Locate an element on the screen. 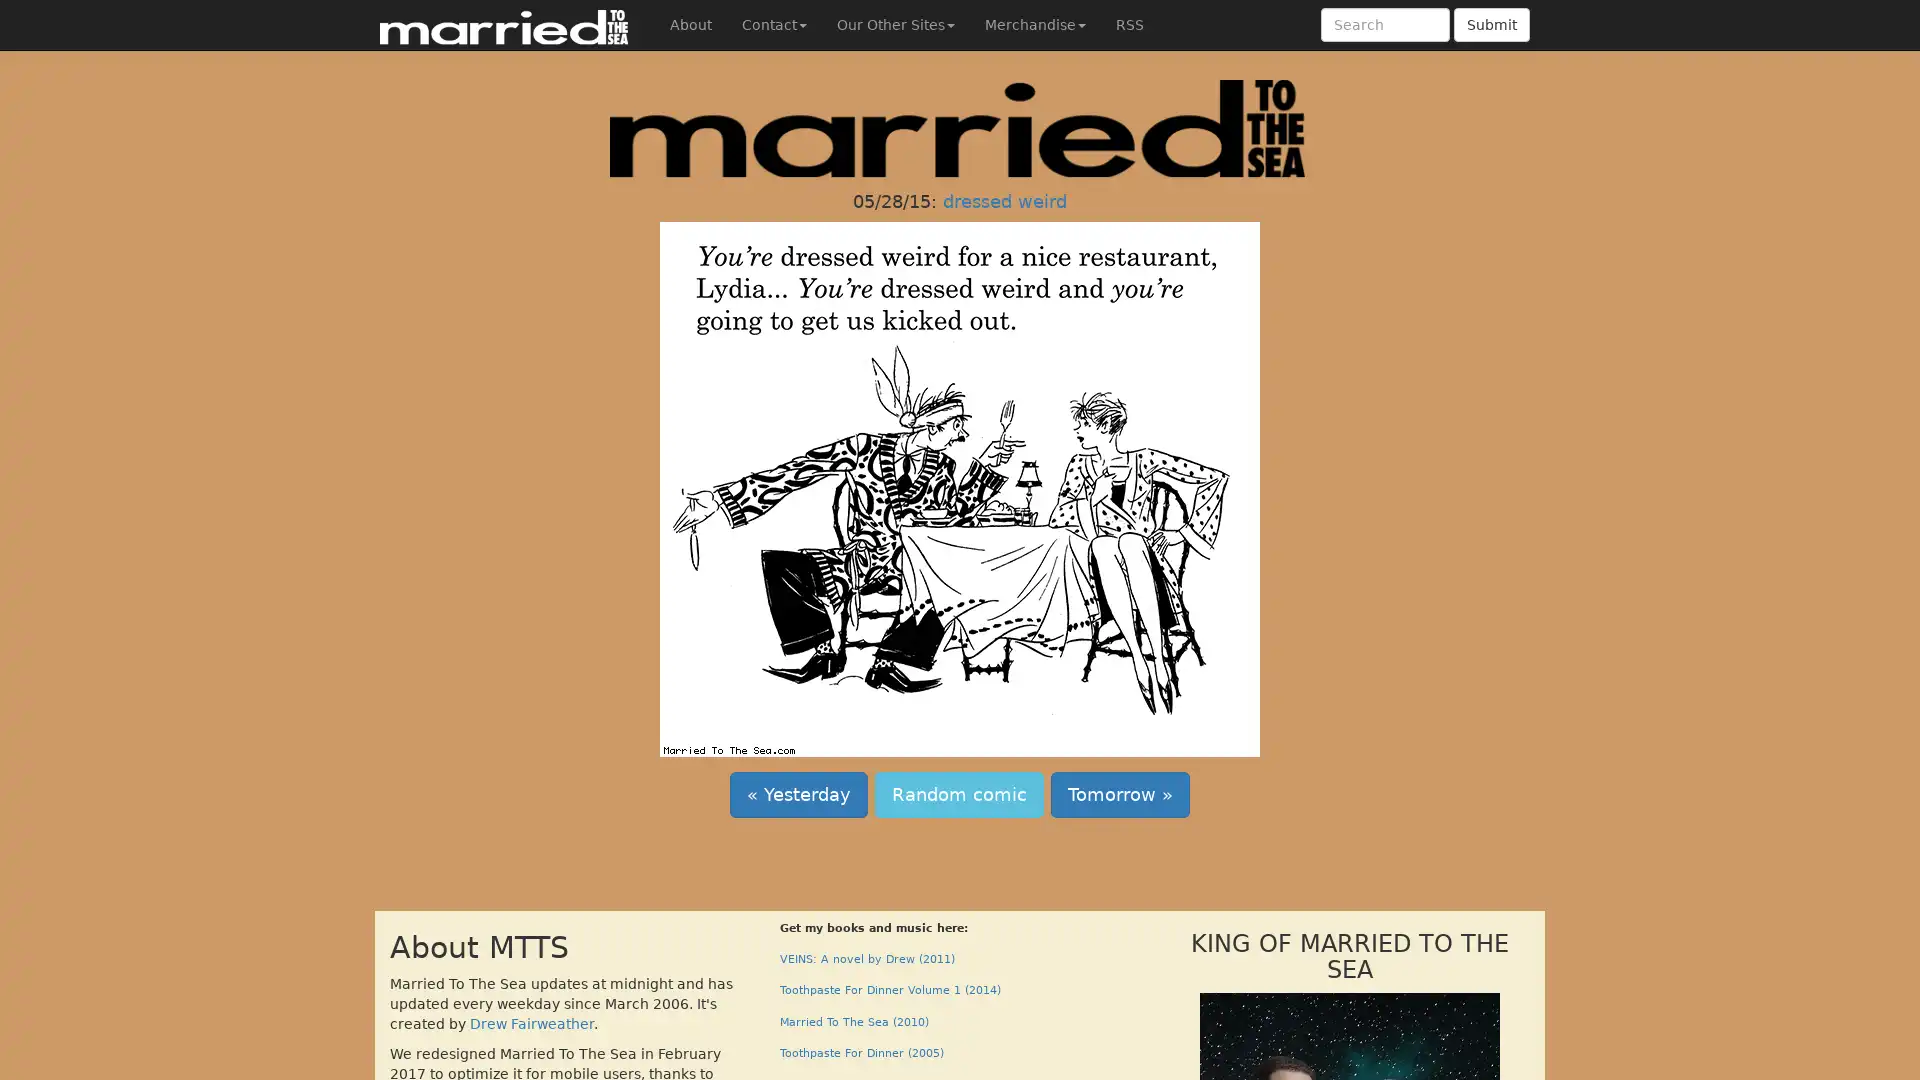 The width and height of the screenshot is (1920, 1080). Tomorrow is located at coordinates (1120, 793).